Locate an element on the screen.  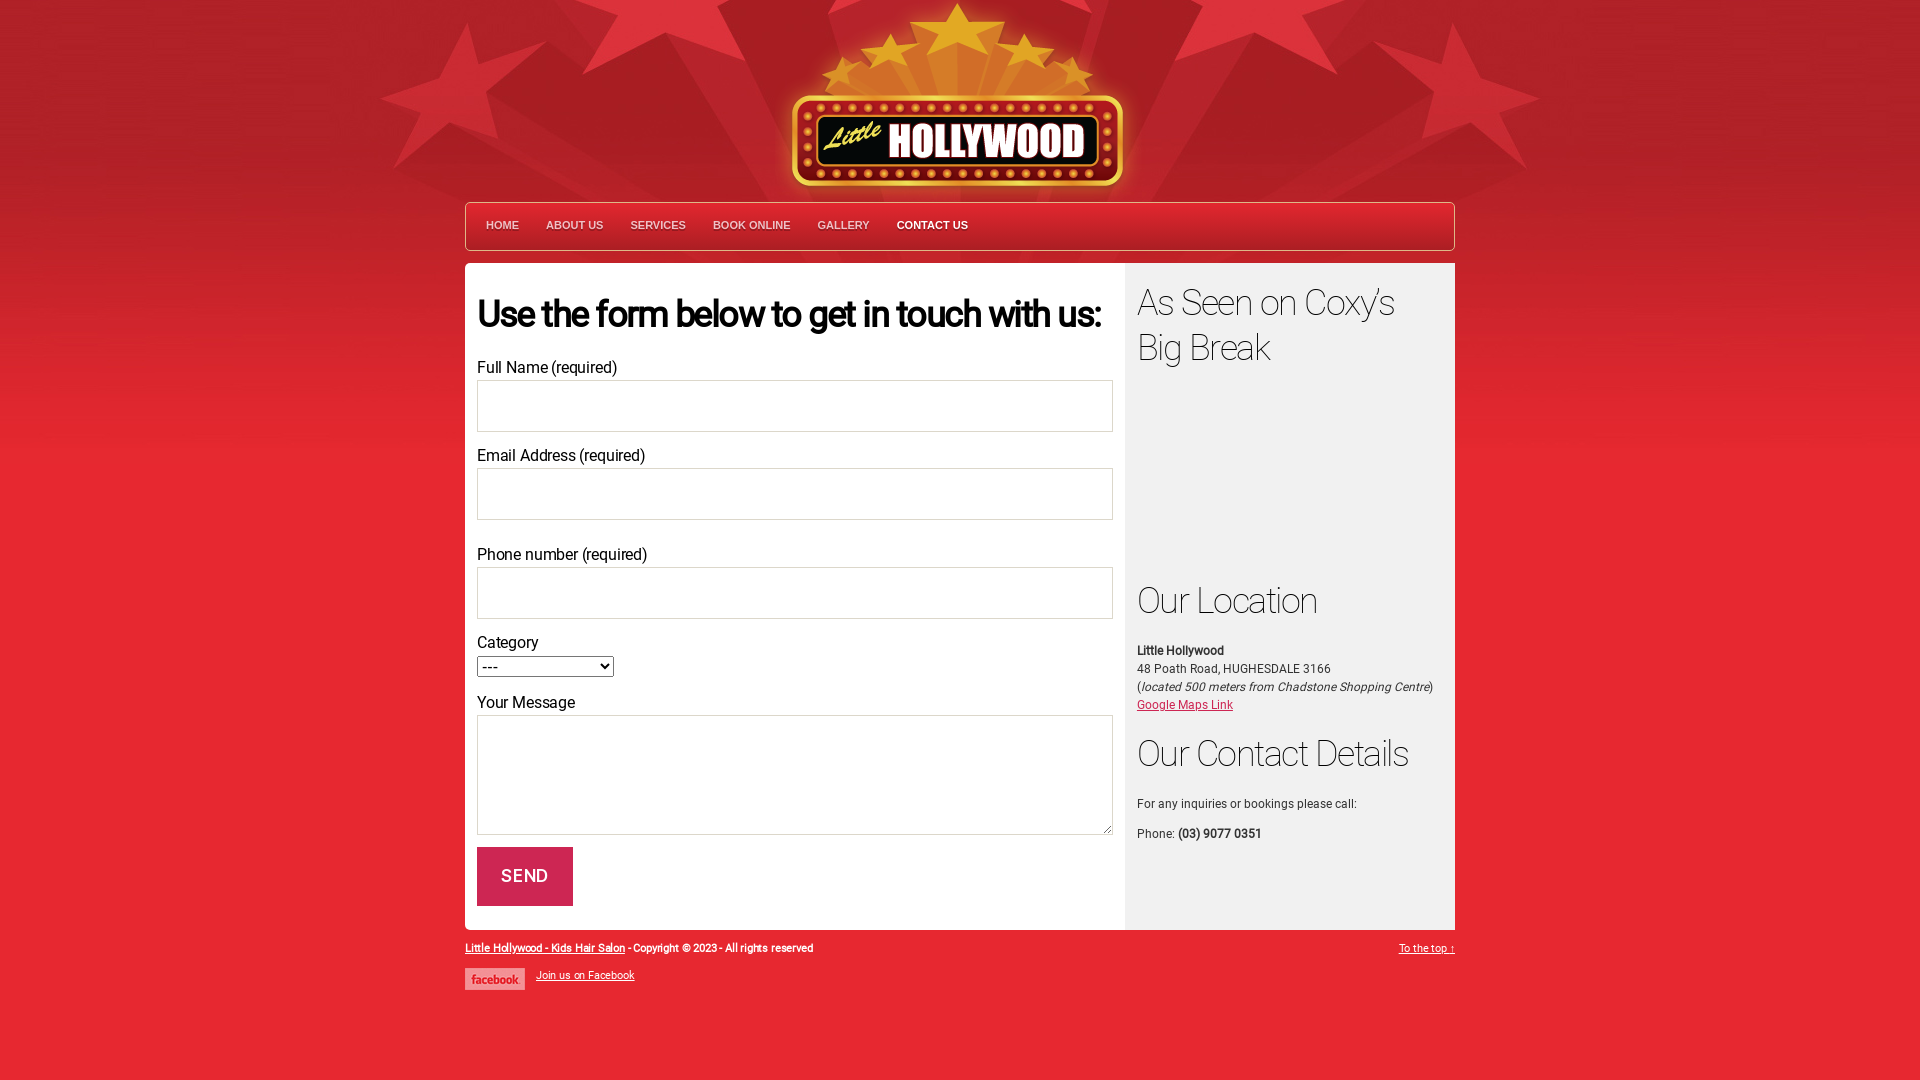
'BOOK ONLINE' is located at coordinates (751, 225).